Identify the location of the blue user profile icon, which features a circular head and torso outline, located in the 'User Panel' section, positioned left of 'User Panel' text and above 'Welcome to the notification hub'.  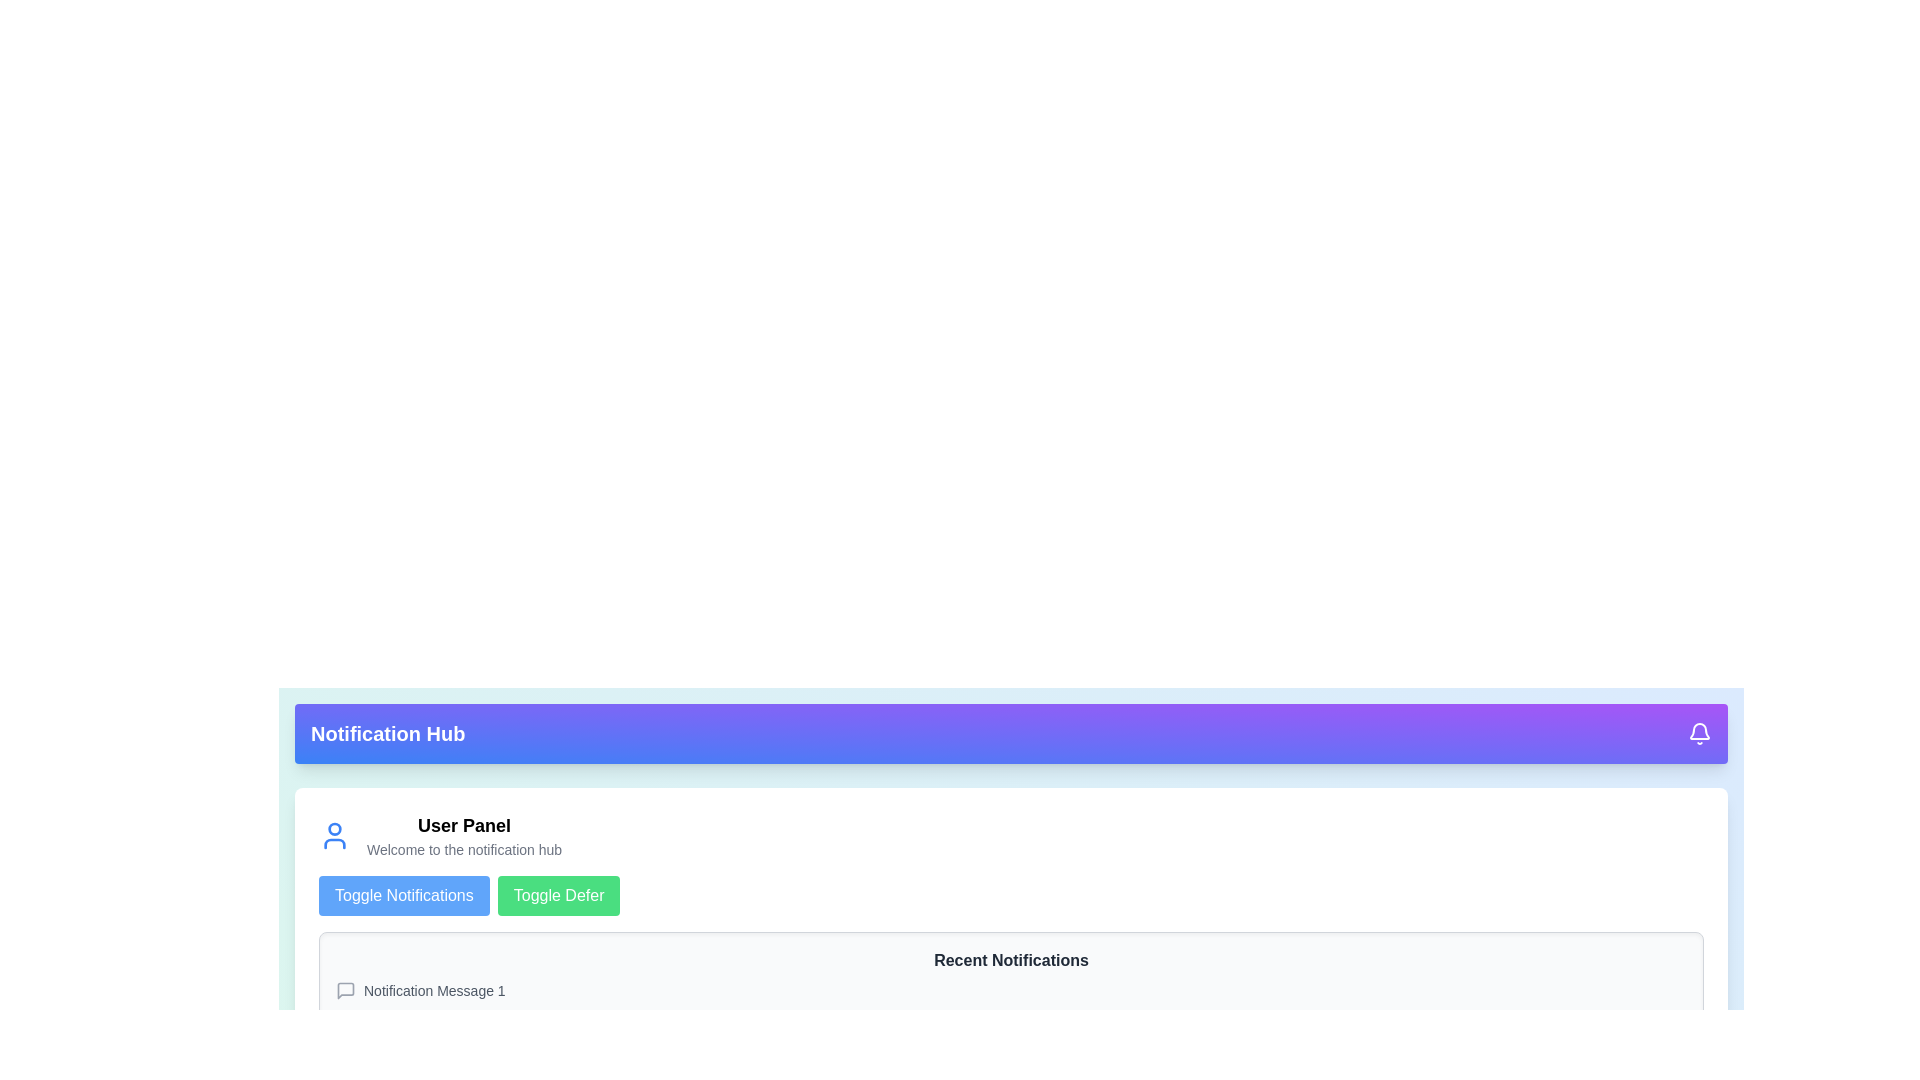
(335, 836).